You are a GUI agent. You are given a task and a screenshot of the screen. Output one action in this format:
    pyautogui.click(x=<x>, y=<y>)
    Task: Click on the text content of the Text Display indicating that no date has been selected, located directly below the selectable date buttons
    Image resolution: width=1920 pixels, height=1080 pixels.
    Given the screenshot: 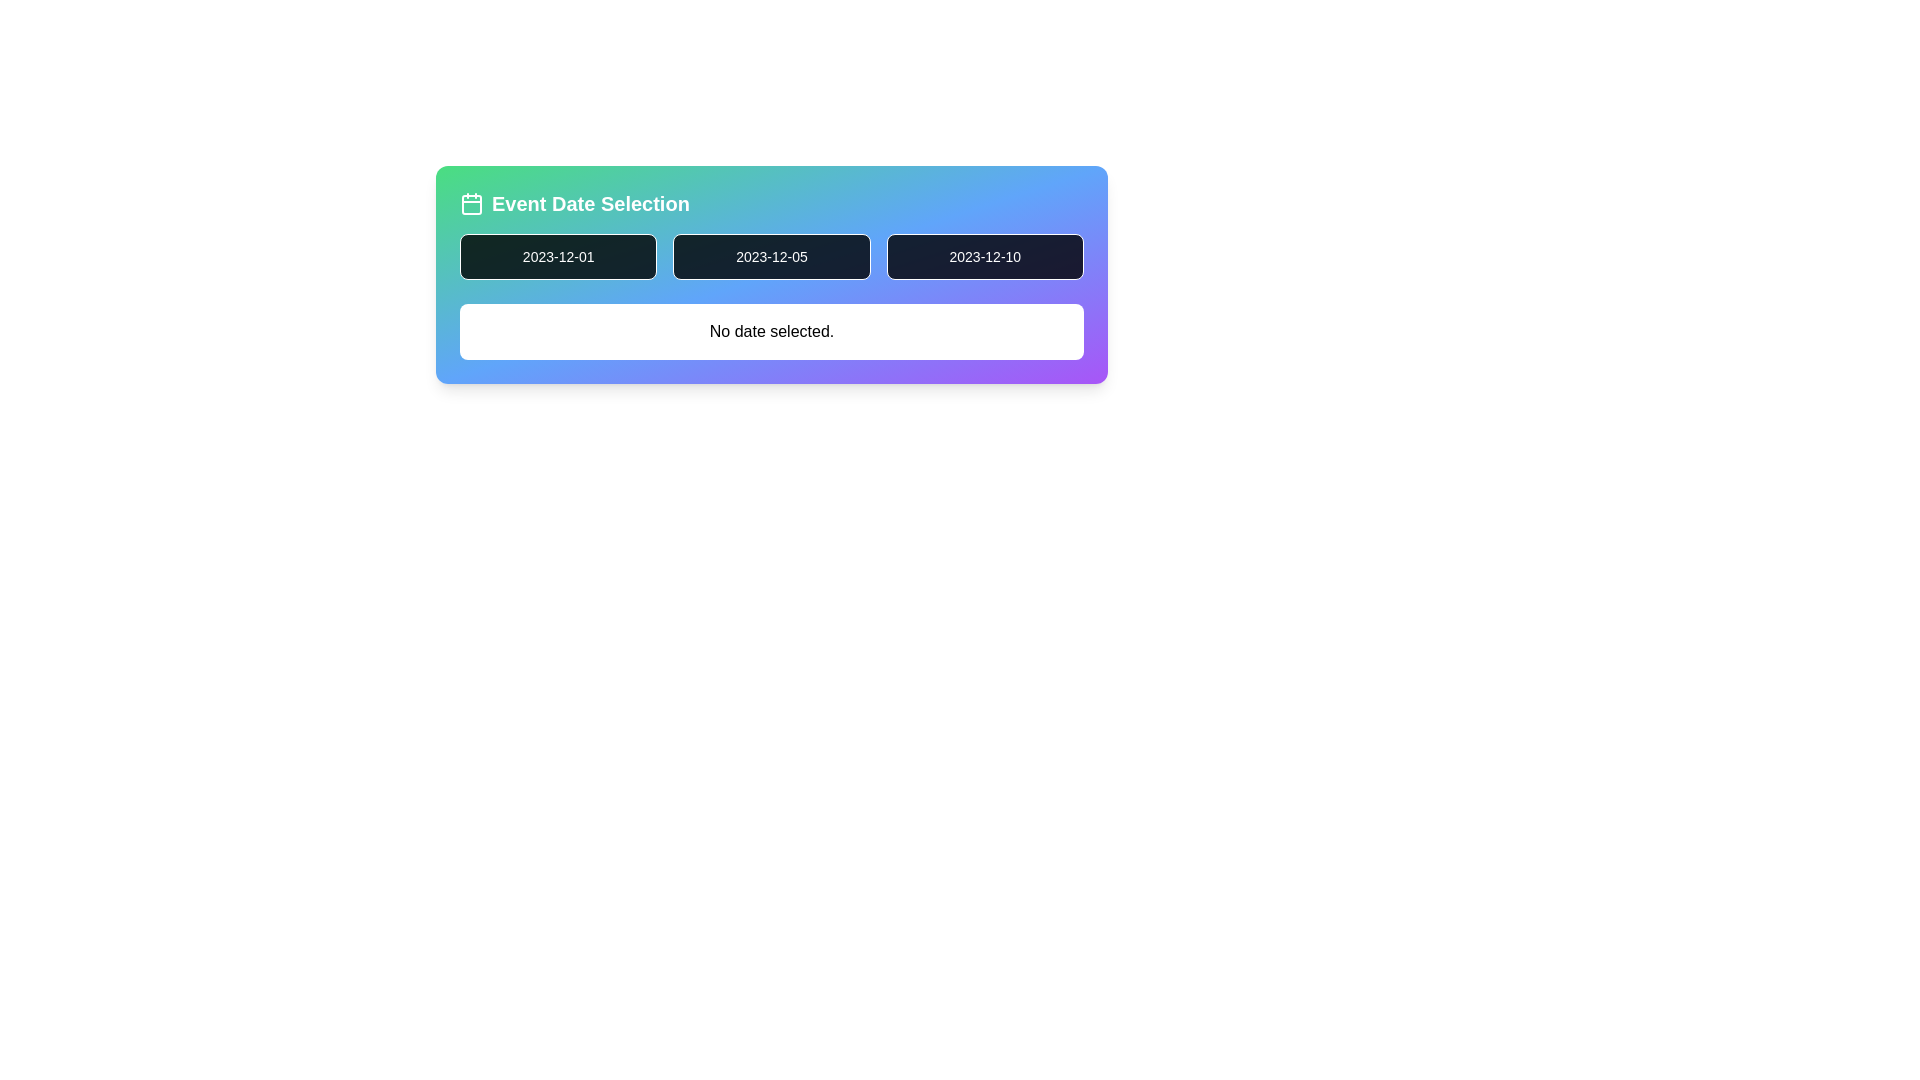 What is the action you would take?
    pyautogui.click(x=771, y=330)
    